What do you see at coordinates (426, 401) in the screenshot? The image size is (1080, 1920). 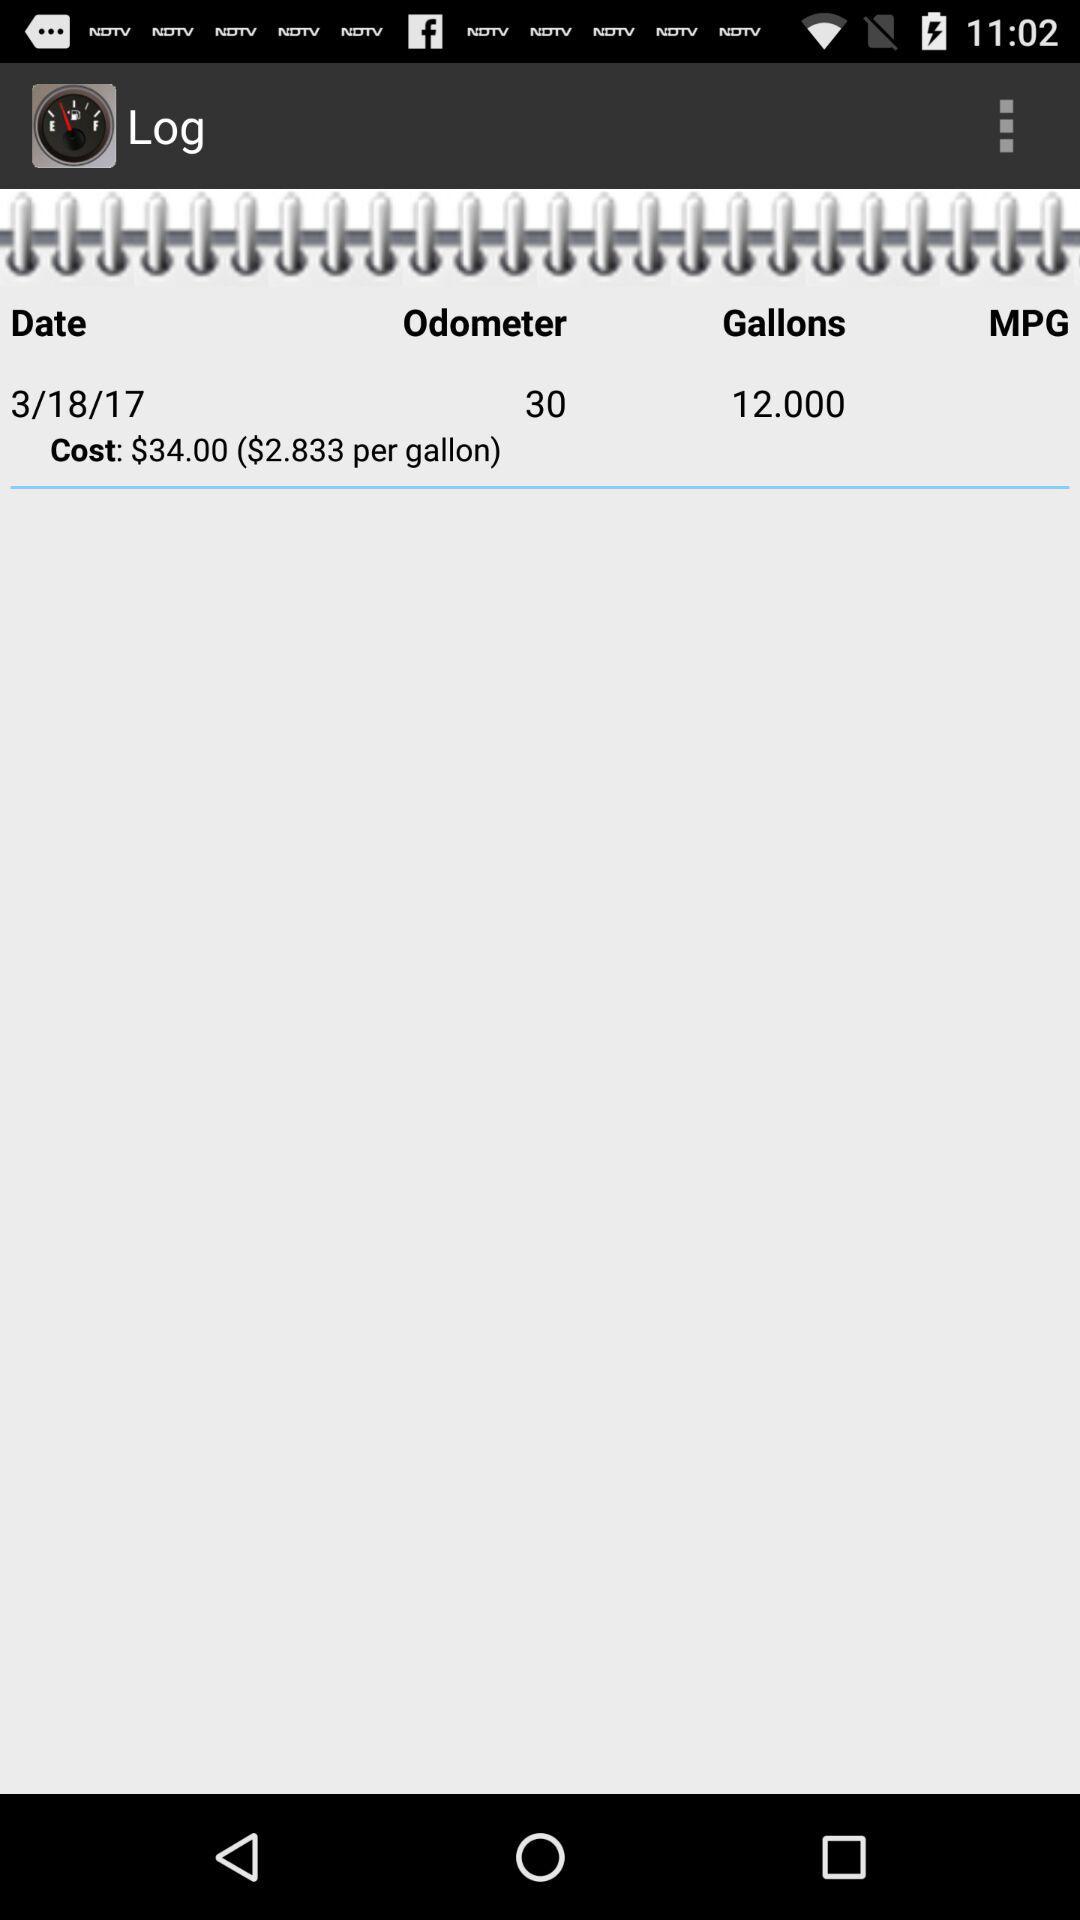 I see `the app to the right of the 3/18/17 item` at bounding box center [426, 401].